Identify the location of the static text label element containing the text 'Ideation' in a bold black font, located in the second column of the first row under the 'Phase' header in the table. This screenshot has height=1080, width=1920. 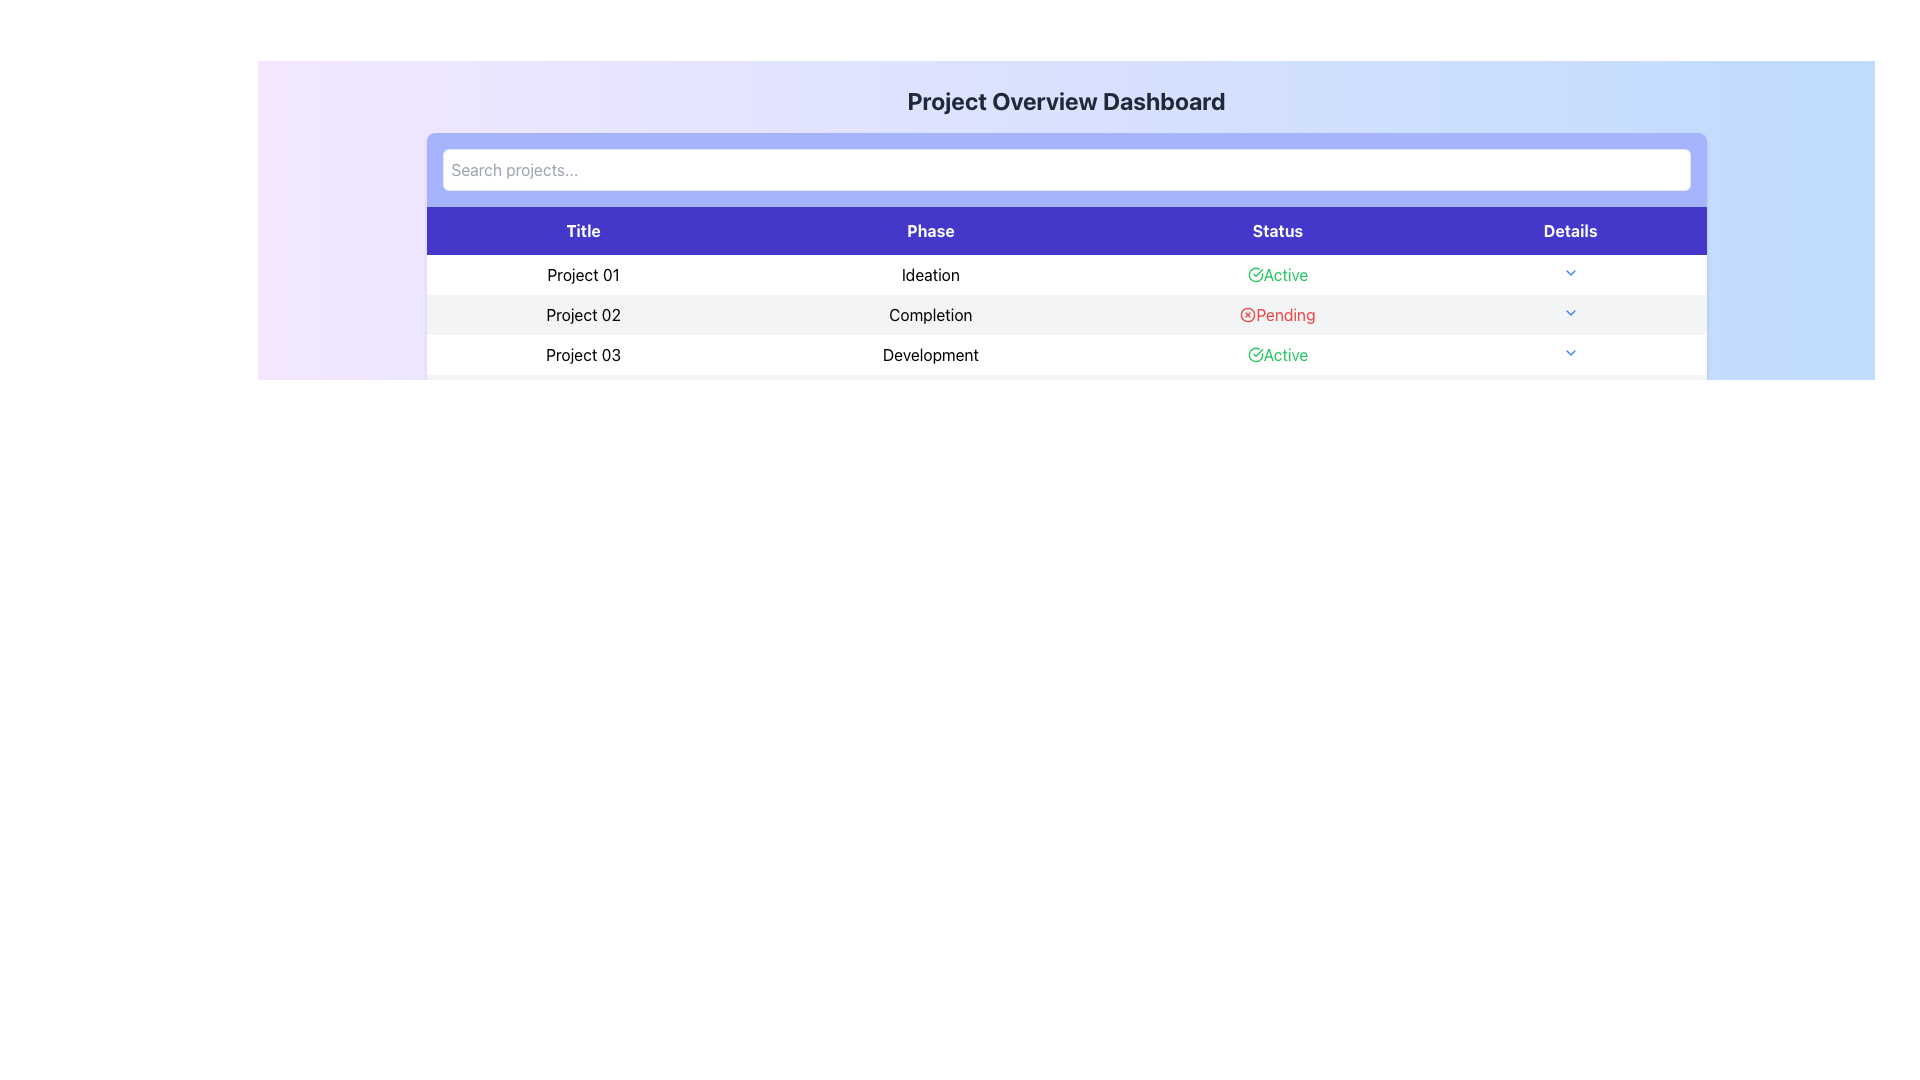
(929, 274).